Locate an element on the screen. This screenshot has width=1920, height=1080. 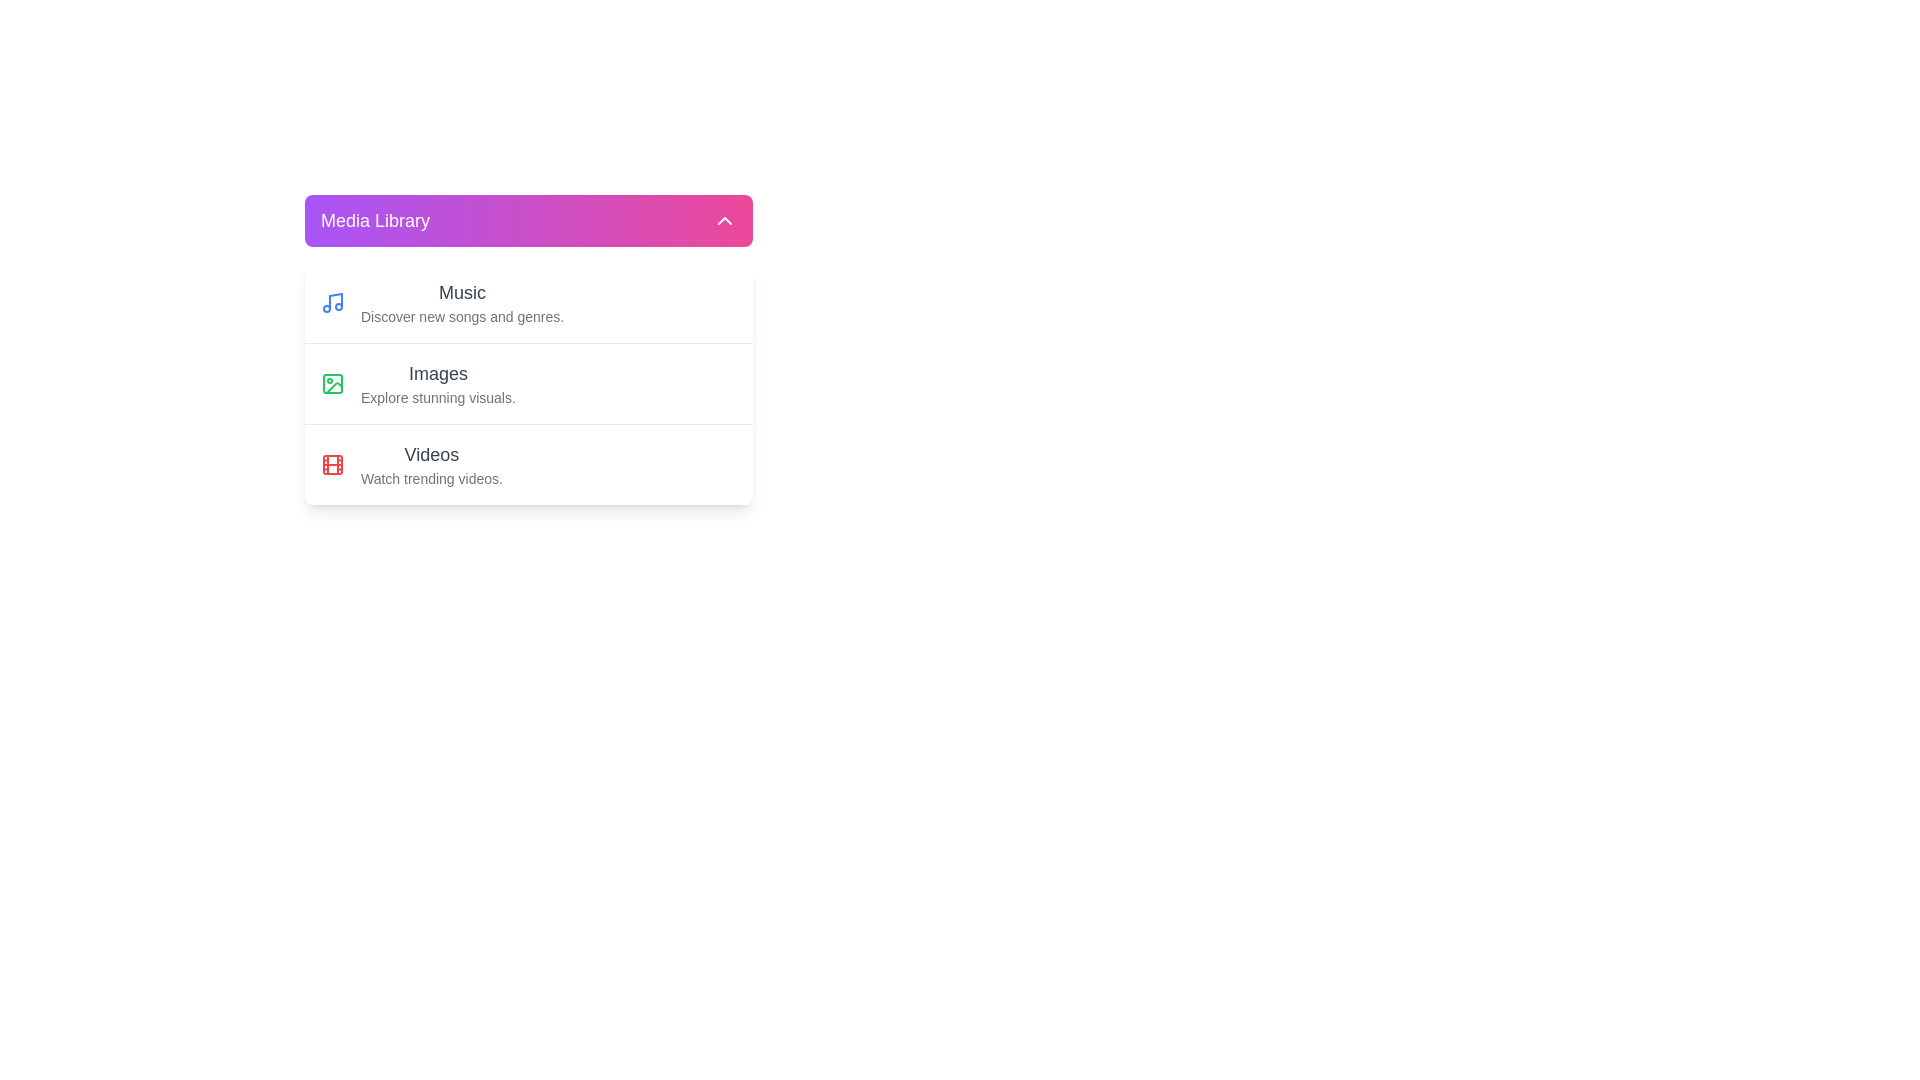
the Decorative icon rectangle, which is a red rectangular shape with rounded corners representing a film reel, located near the bottom of the list for the 'Videos' entry is located at coordinates (332, 465).